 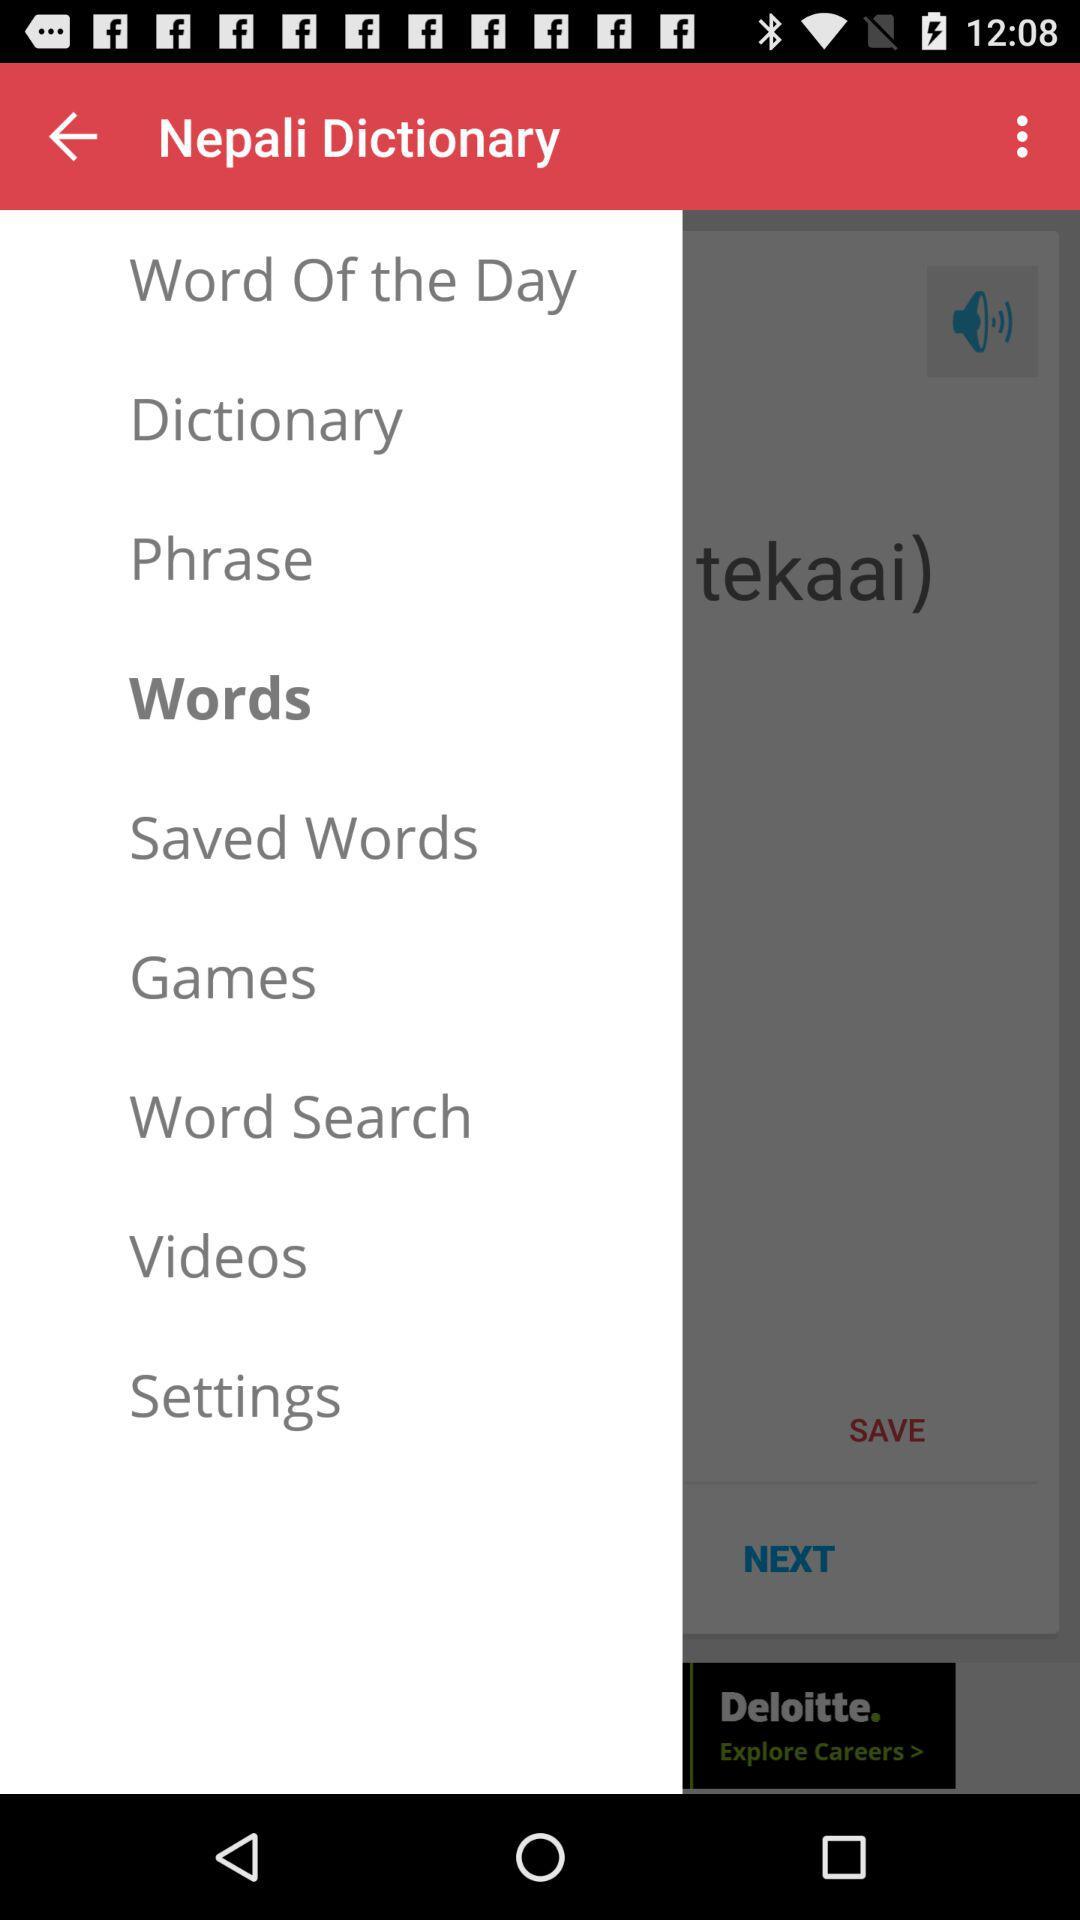 What do you see at coordinates (981, 344) in the screenshot?
I see `the volume icon` at bounding box center [981, 344].